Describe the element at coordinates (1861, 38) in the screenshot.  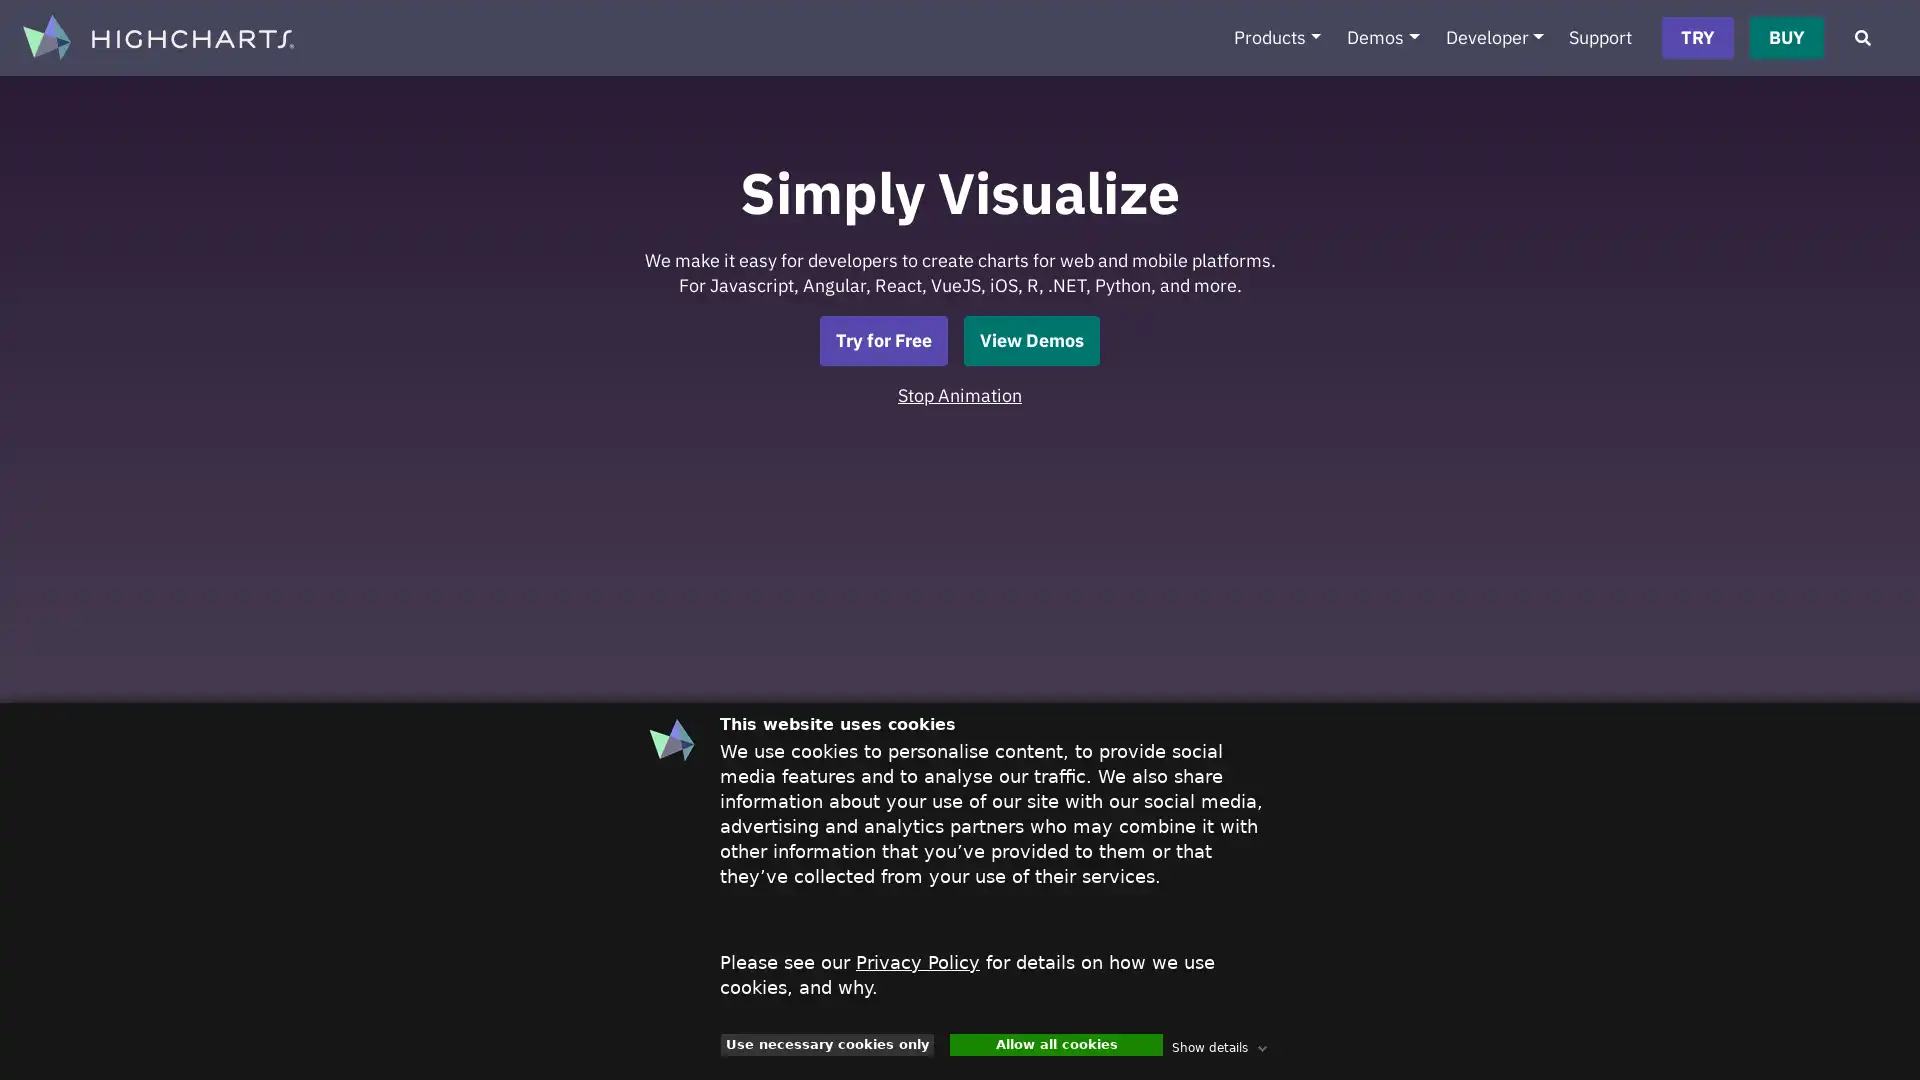
I see `Open search field` at that location.